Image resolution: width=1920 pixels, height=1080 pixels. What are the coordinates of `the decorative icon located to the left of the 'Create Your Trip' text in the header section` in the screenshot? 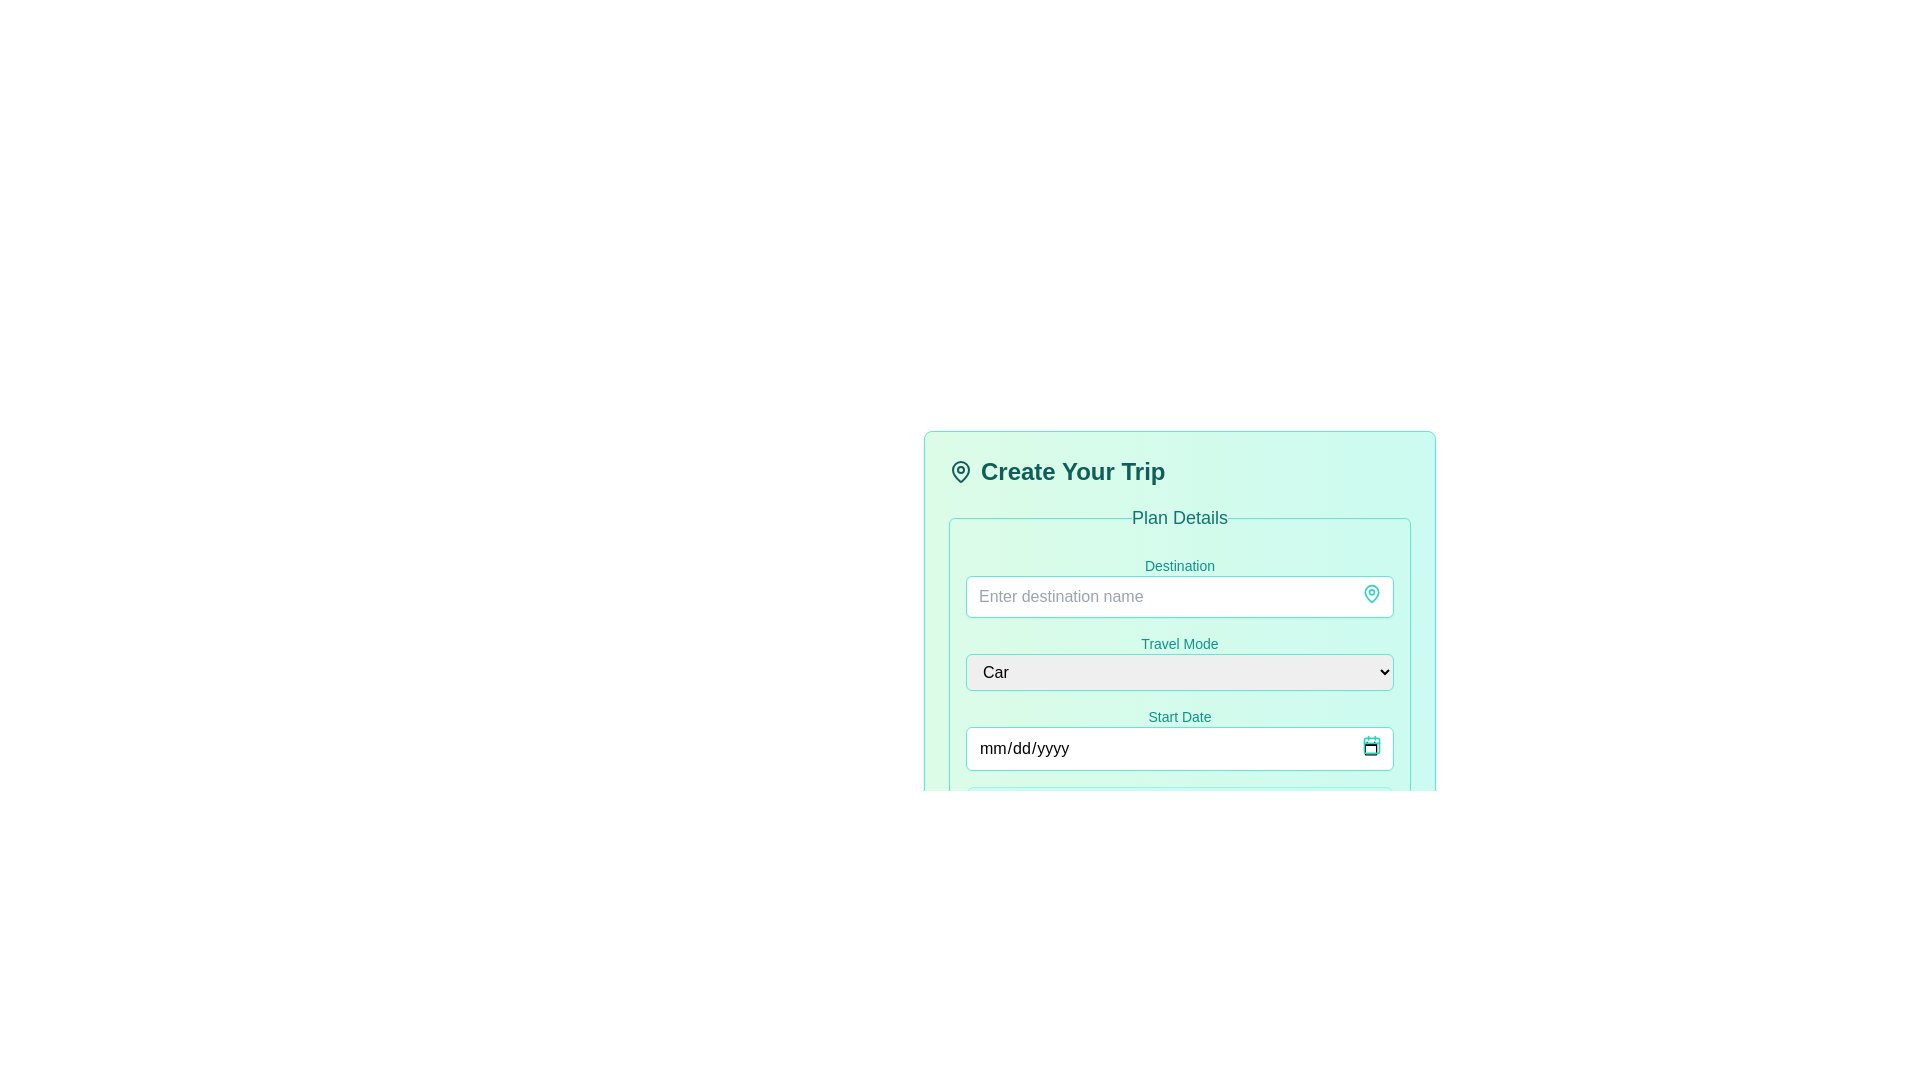 It's located at (960, 471).